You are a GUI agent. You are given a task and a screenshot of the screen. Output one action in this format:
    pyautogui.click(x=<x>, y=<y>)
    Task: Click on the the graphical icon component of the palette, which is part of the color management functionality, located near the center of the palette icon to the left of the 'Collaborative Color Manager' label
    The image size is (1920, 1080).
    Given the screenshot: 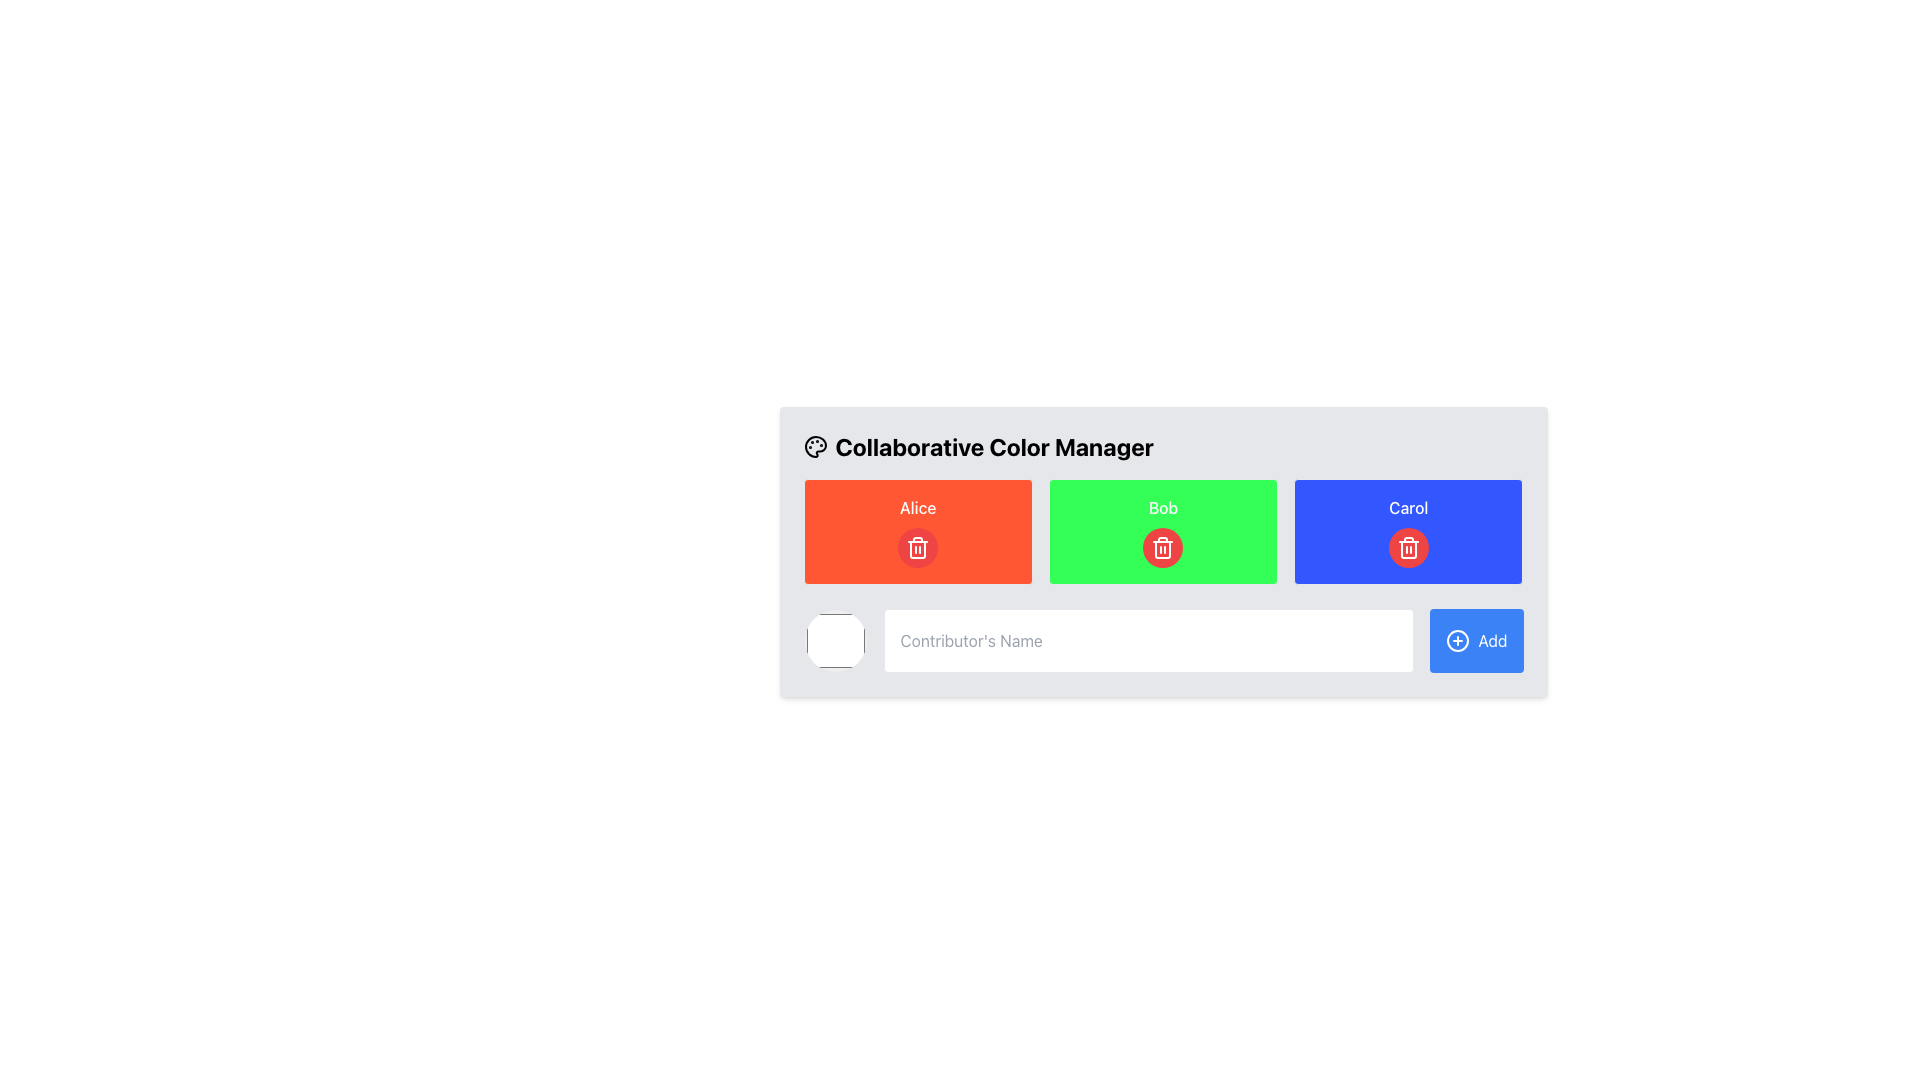 What is the action you would take?
    pyautogui.click(x=815, y=446)
    